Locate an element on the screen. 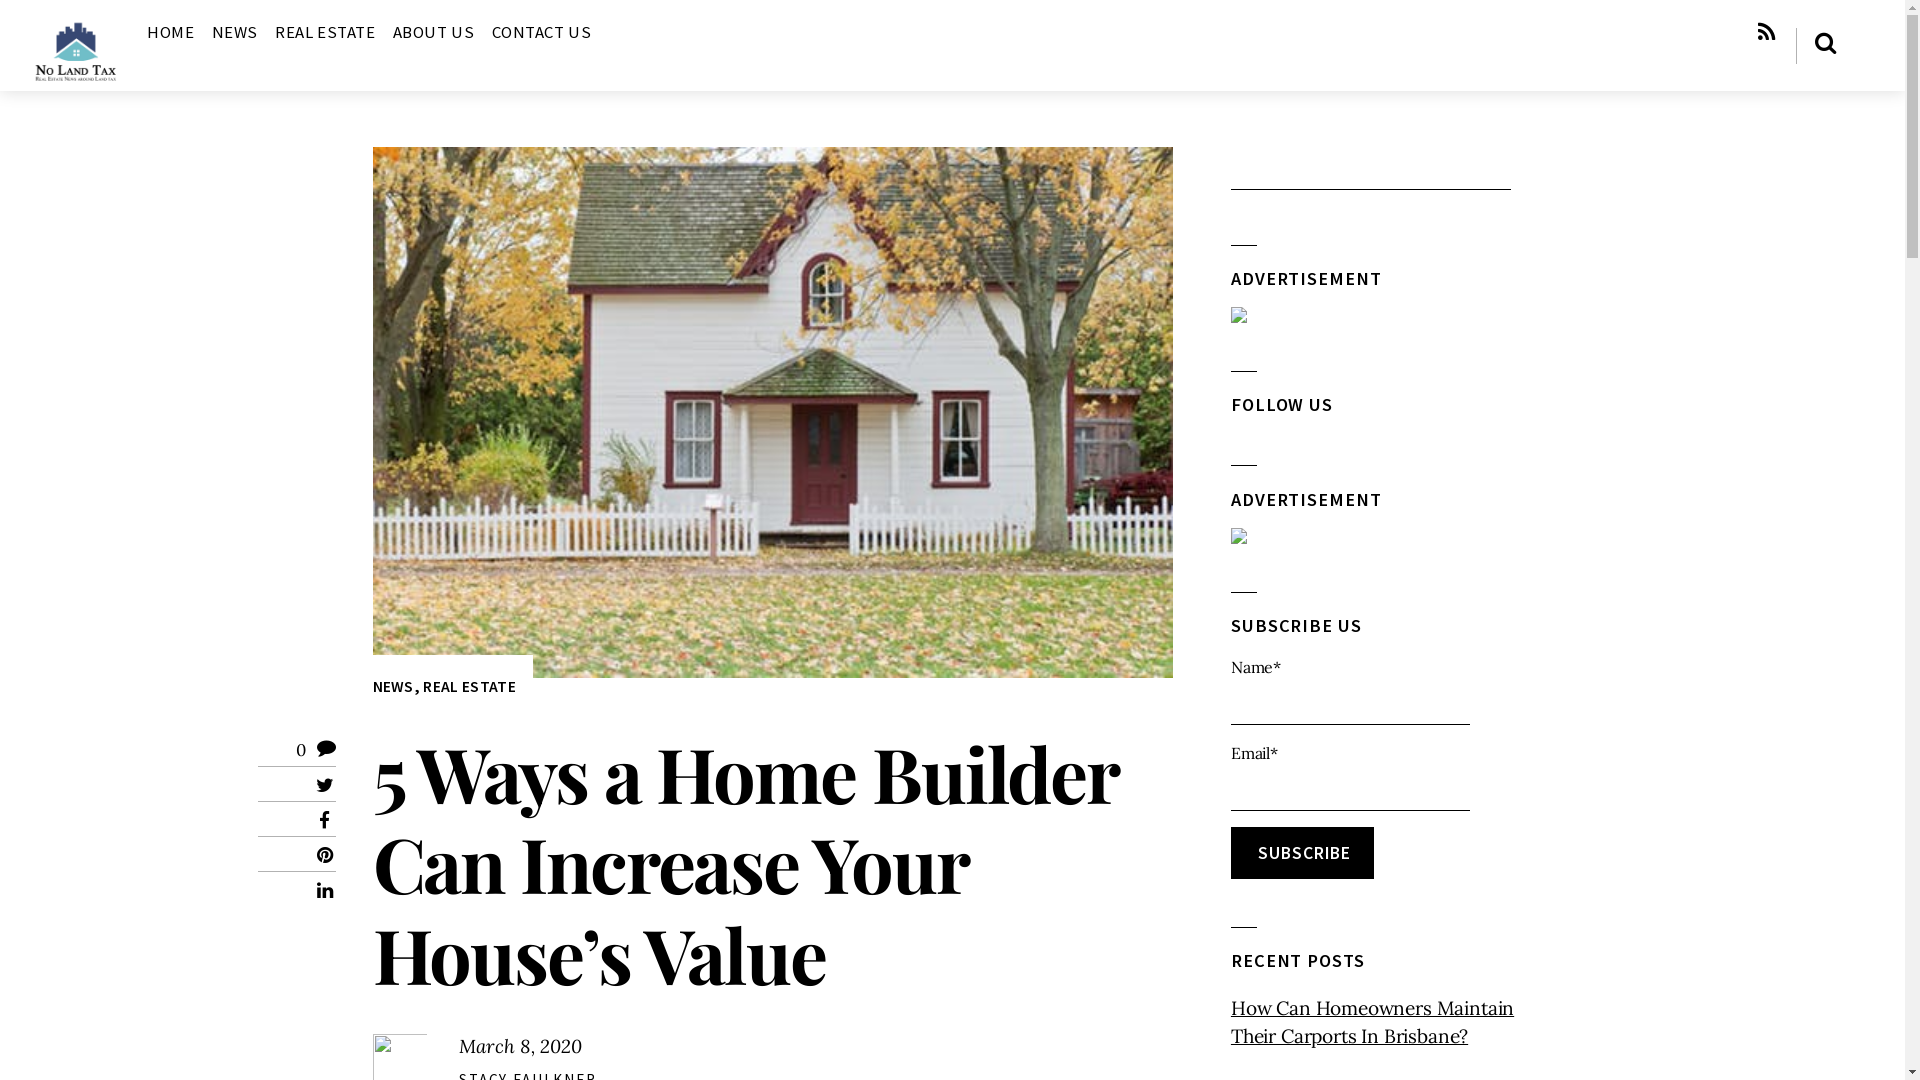  'REAL ESTATE' is located at coordinates (325, 32).